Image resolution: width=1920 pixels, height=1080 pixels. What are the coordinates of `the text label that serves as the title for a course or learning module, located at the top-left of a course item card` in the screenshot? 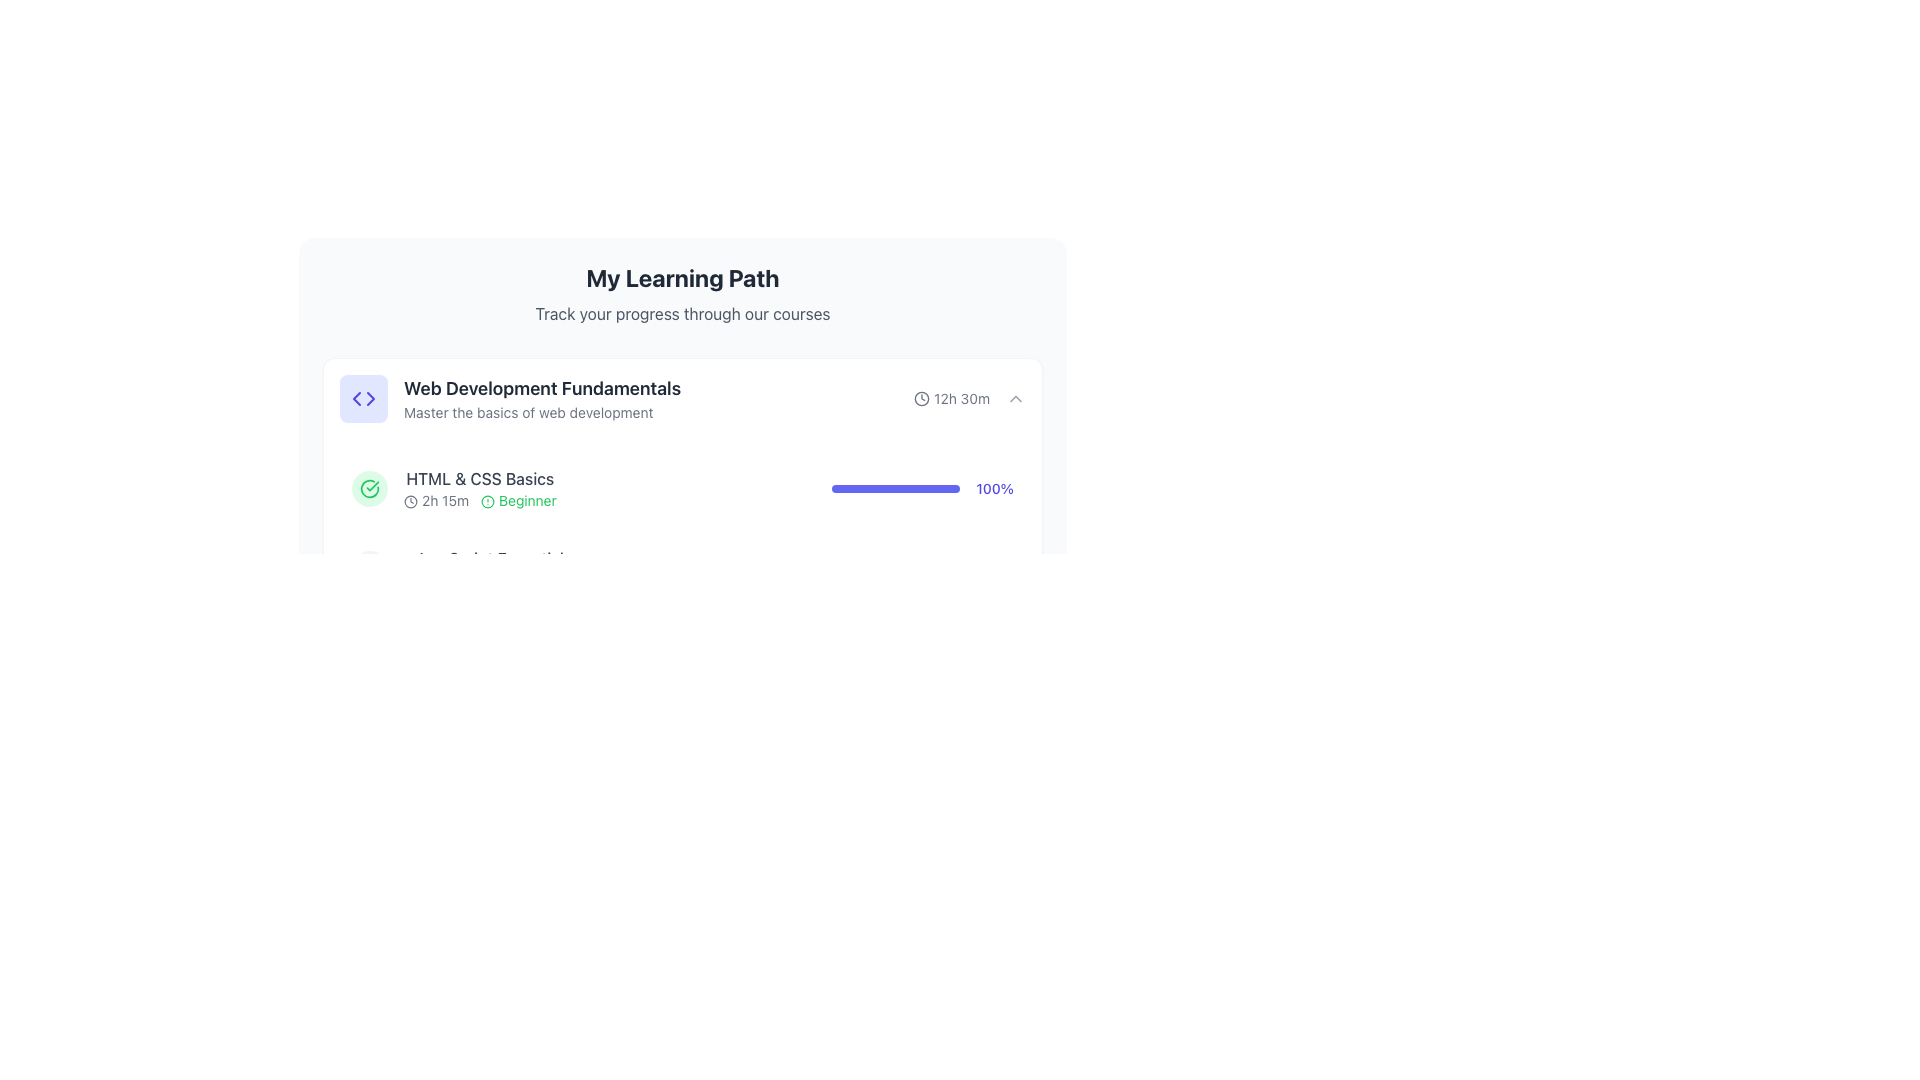 It's located at (542, 389).